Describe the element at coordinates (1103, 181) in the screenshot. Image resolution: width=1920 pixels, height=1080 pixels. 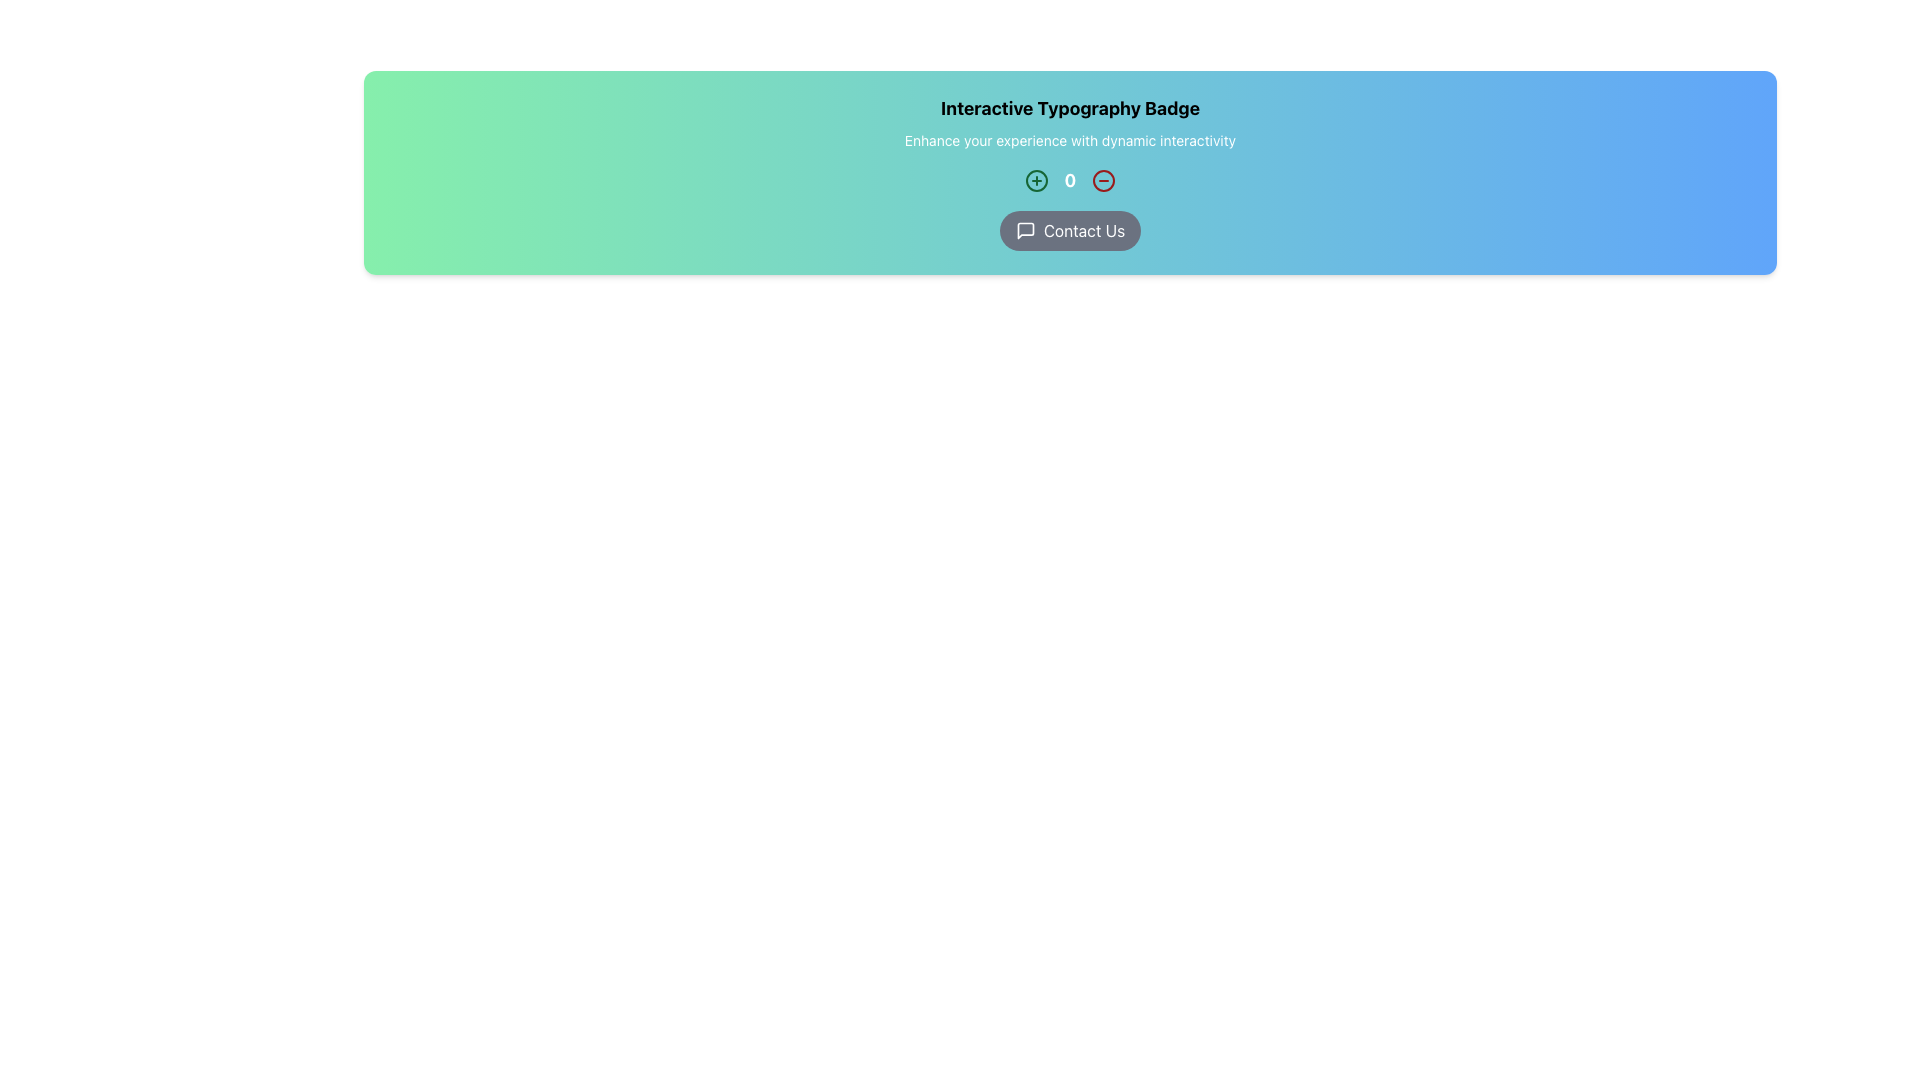
I see `the outer circle of the icon, which is part of a button-like structure in the graphical interface` at that location.